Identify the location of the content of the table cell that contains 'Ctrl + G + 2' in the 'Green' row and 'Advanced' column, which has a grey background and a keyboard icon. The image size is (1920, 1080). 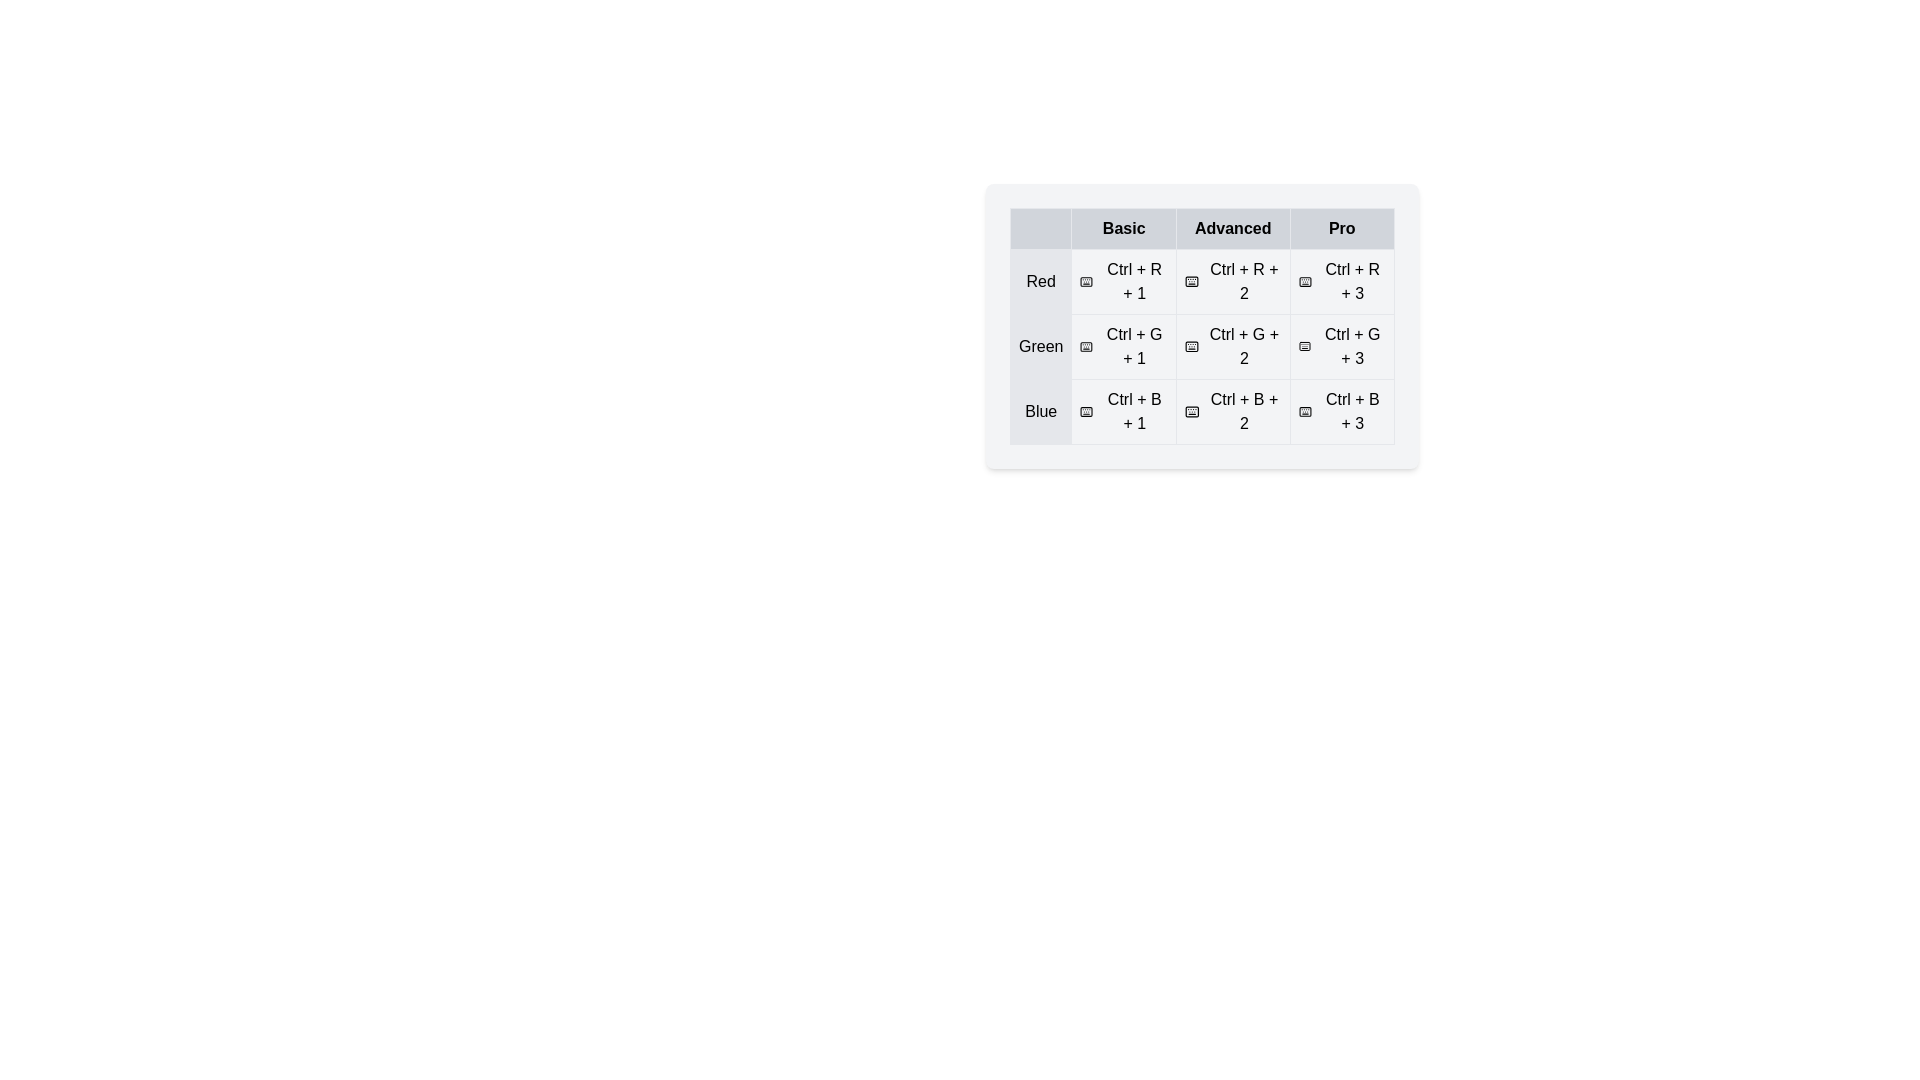
(1201, 325).